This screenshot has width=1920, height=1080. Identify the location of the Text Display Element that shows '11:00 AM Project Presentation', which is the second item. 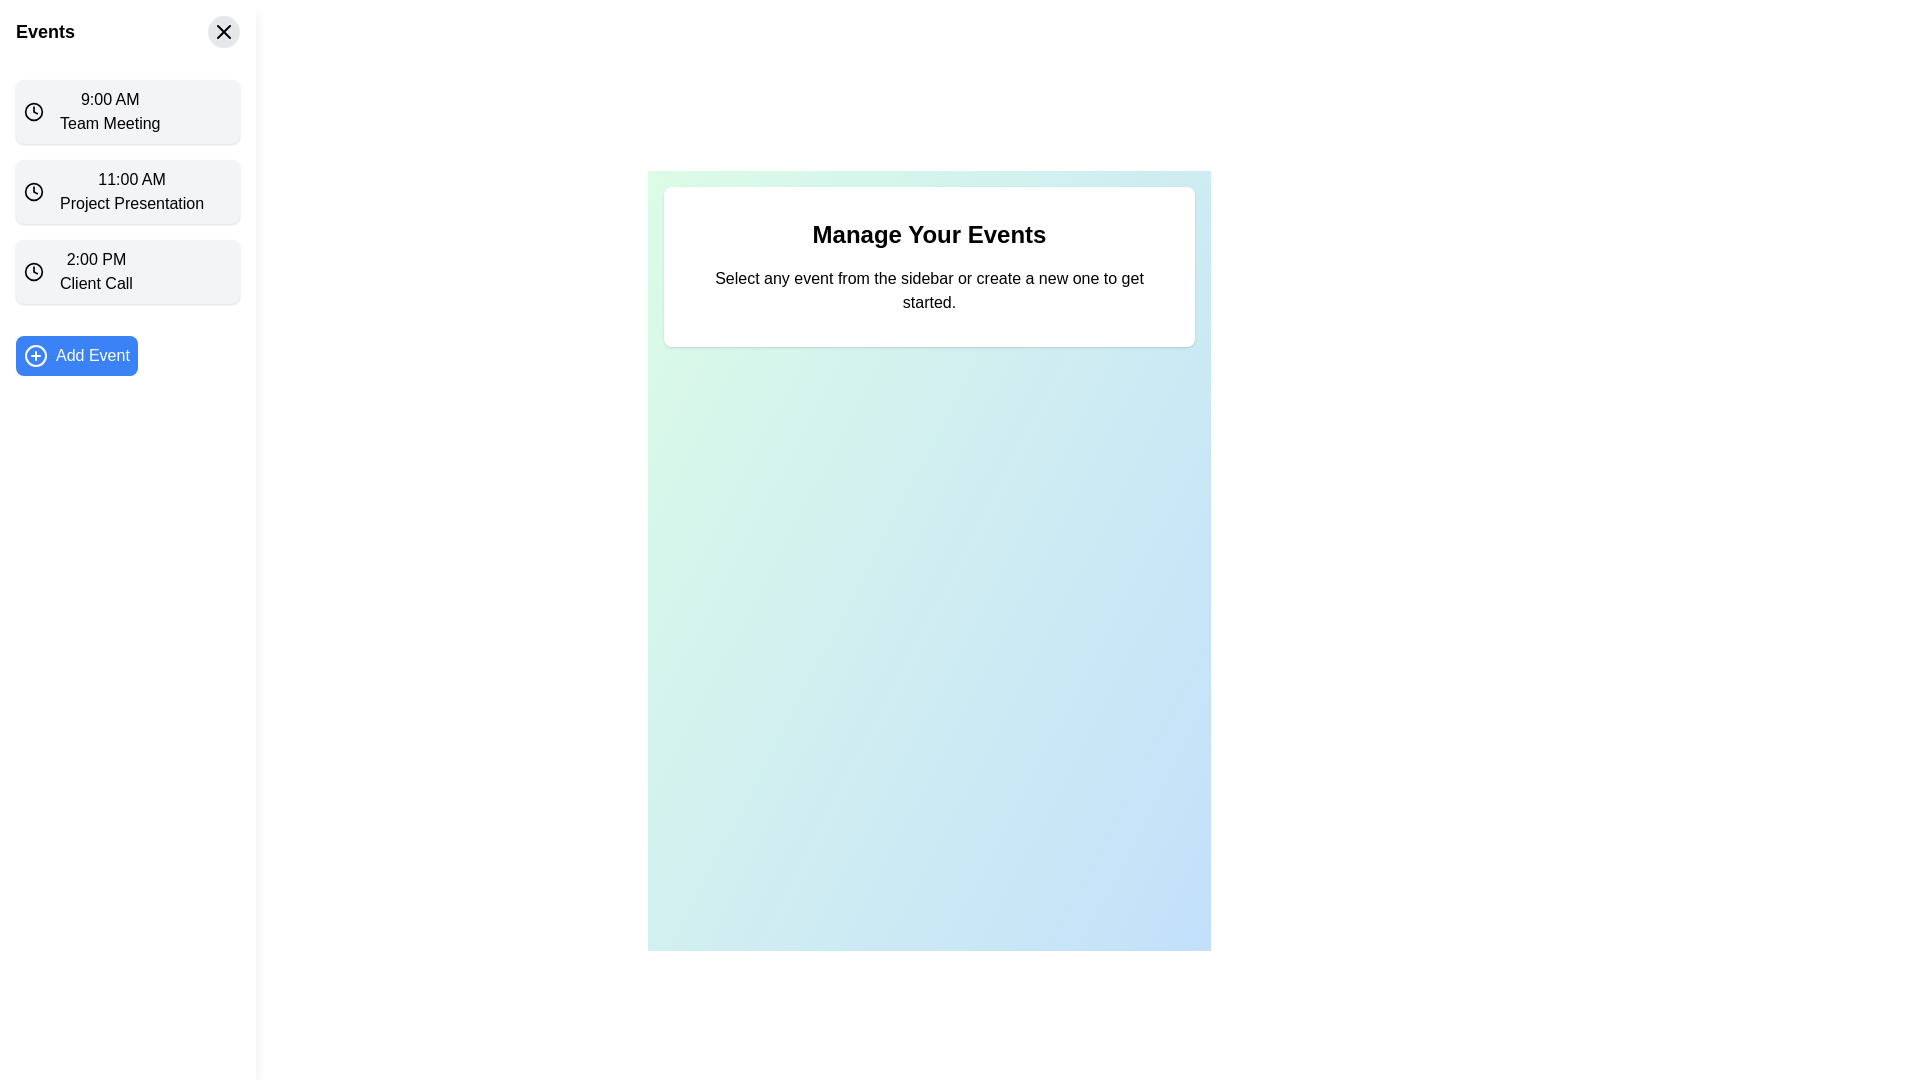
(131, 192).